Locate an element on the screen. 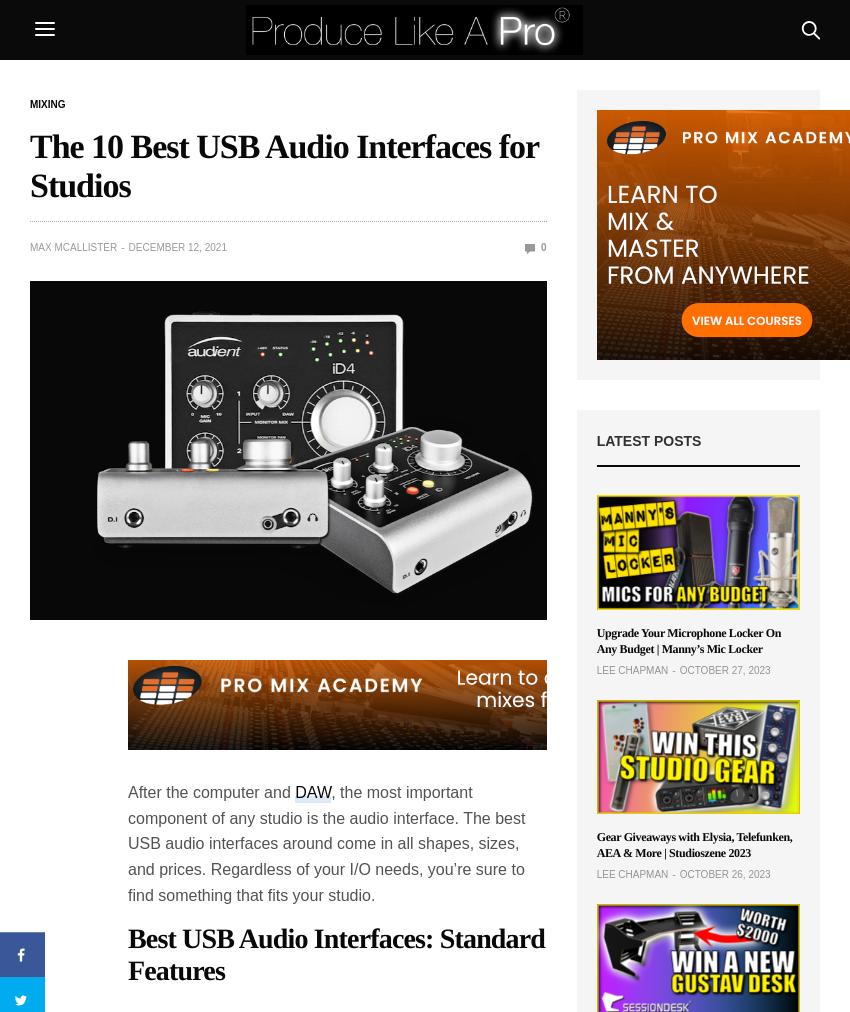 This screenshot has width=850, height=1012. 'DAW' is located at coordinates (312, 791).